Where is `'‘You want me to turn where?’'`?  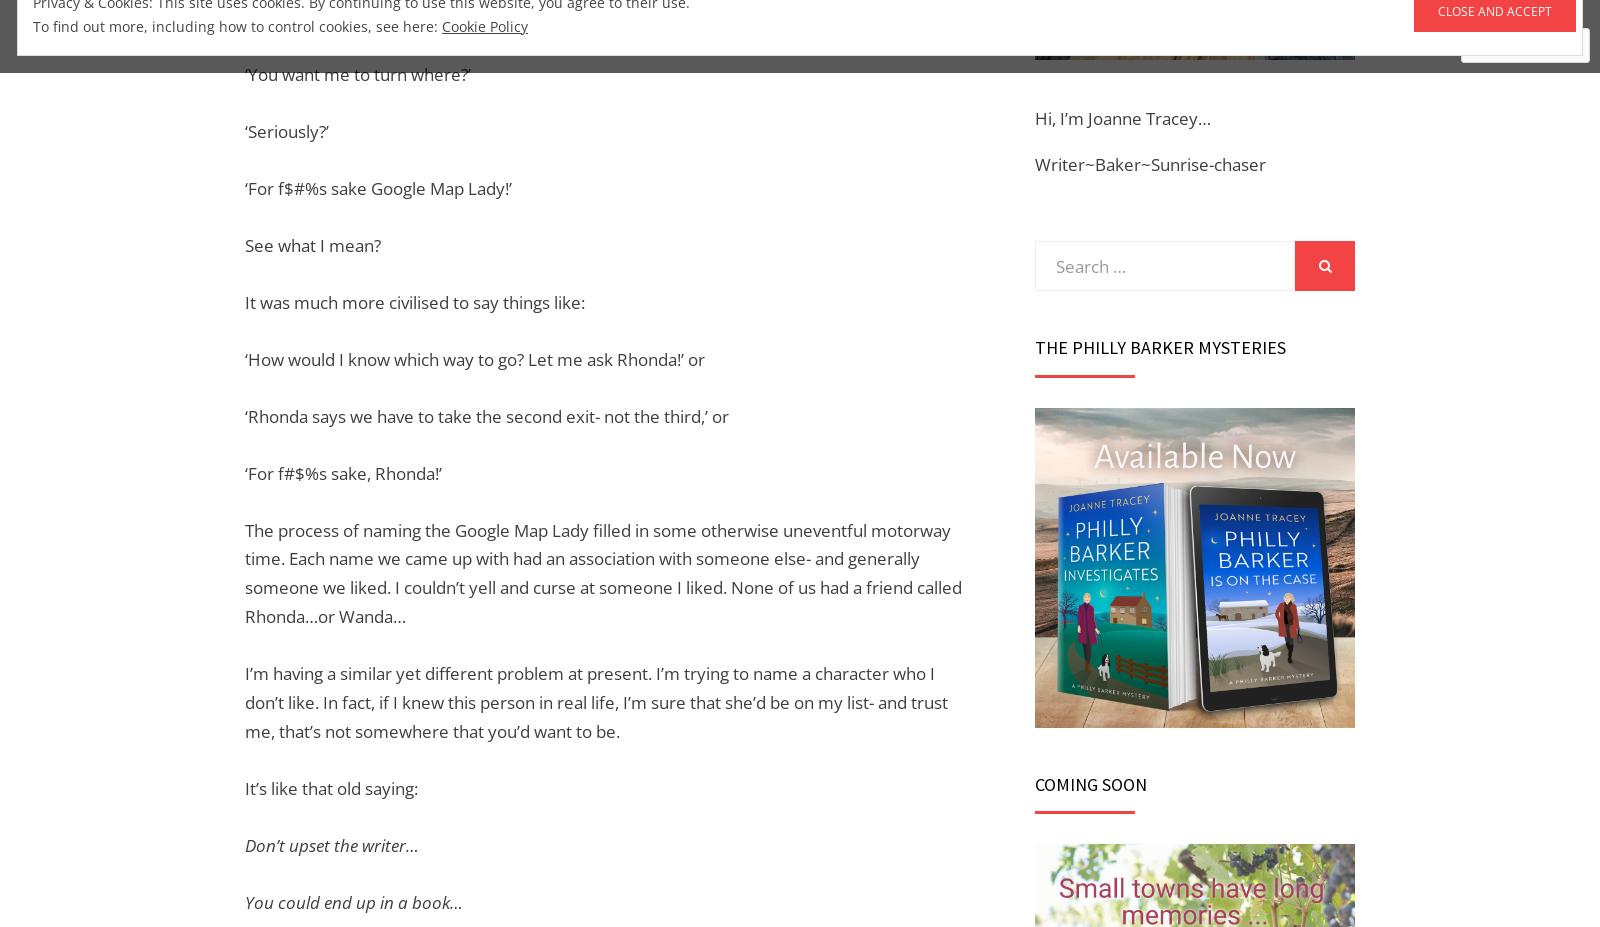 '‘You want me to turn where?’' is located at coordinates (244, 73).